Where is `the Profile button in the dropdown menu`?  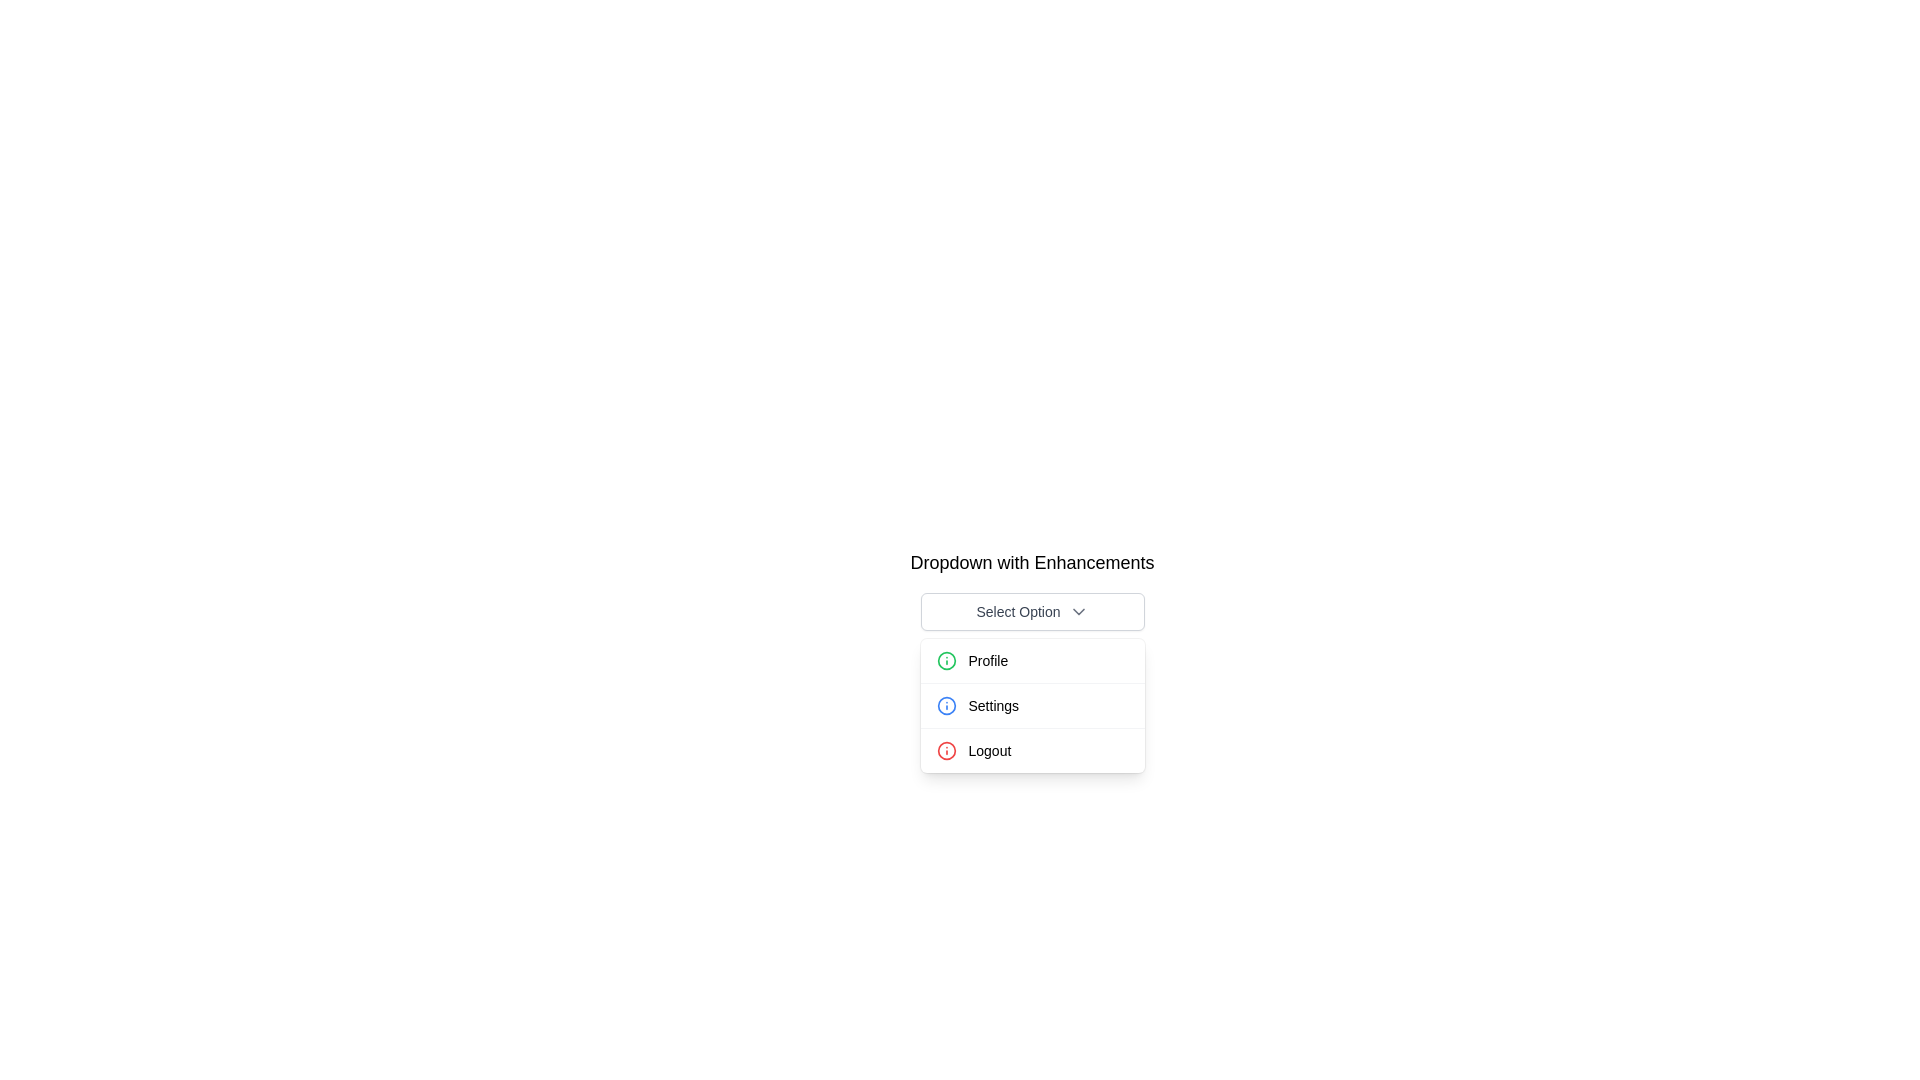 the Profile button in the dropdown menu is located at coordinates (1032, 660).